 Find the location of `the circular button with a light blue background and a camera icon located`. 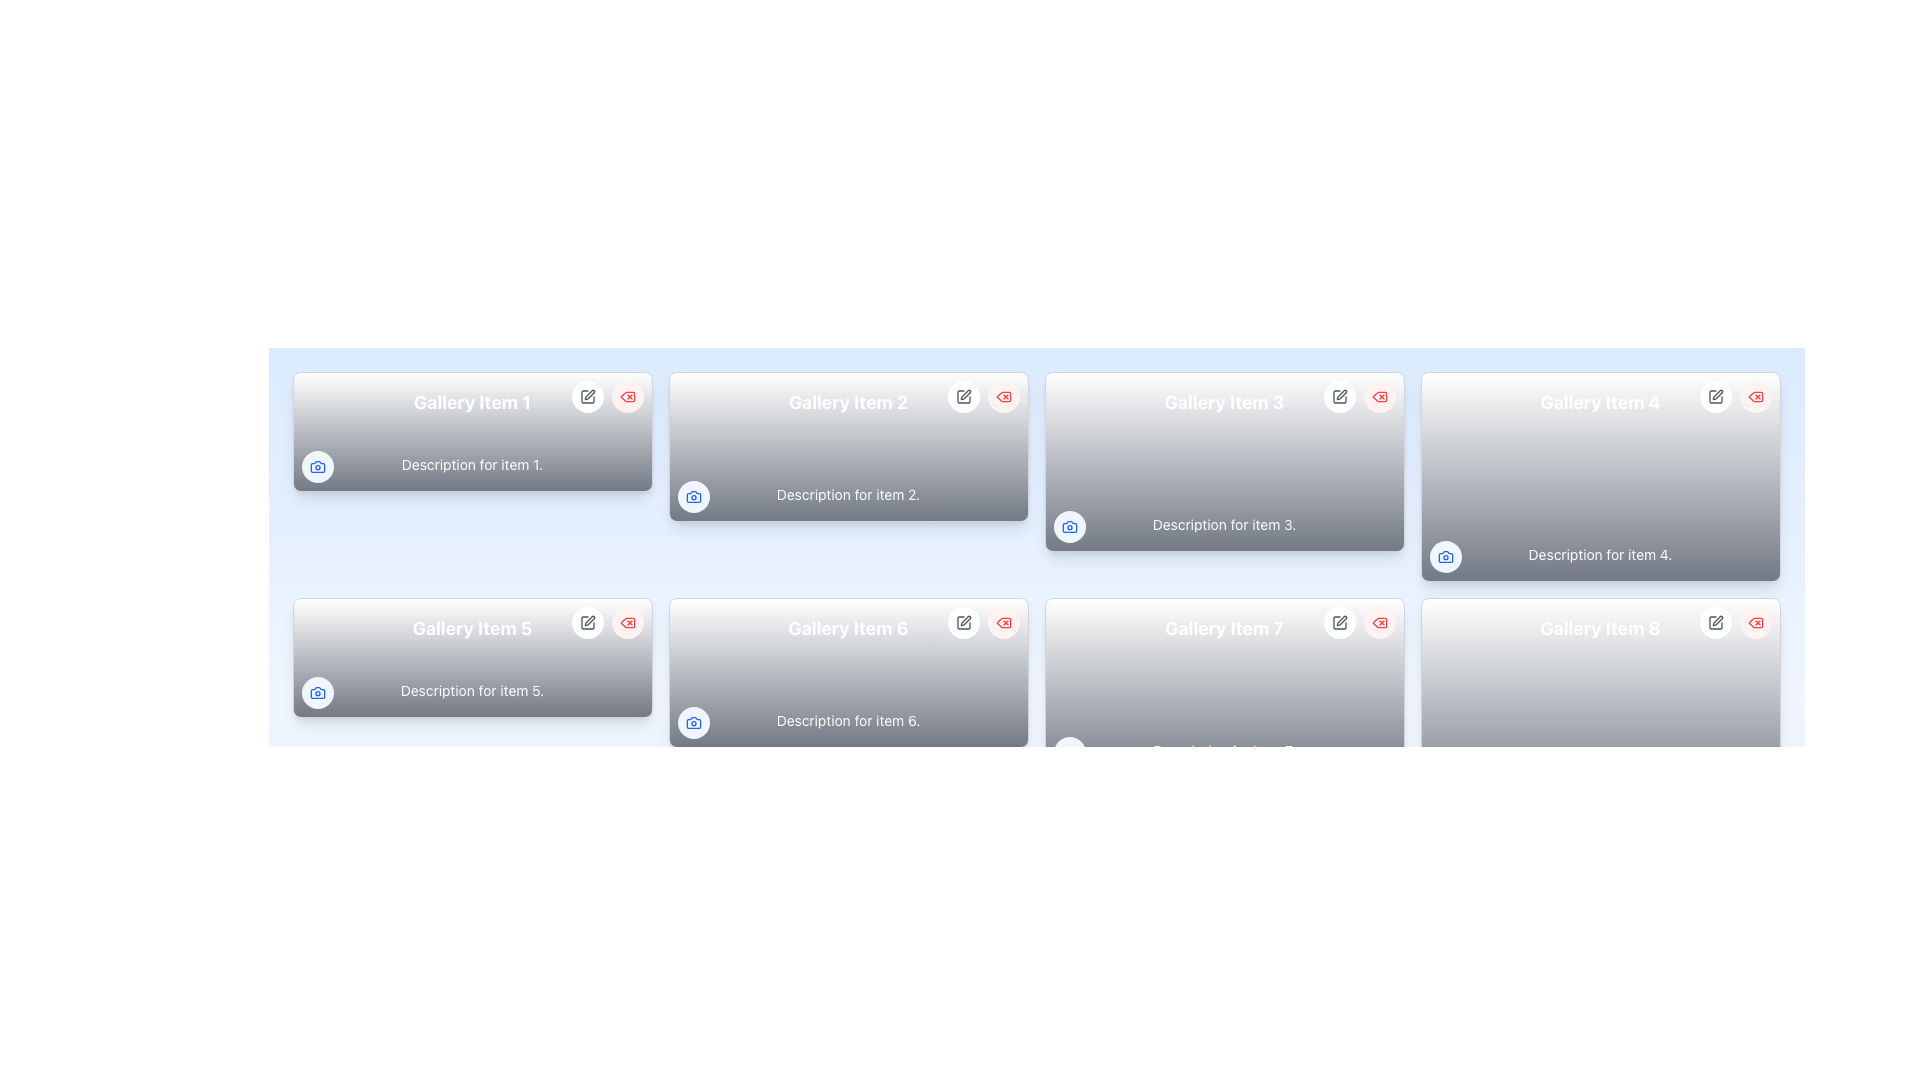

the circular button with a light blue background and a camera icon located is located at coordinates (316, 692).